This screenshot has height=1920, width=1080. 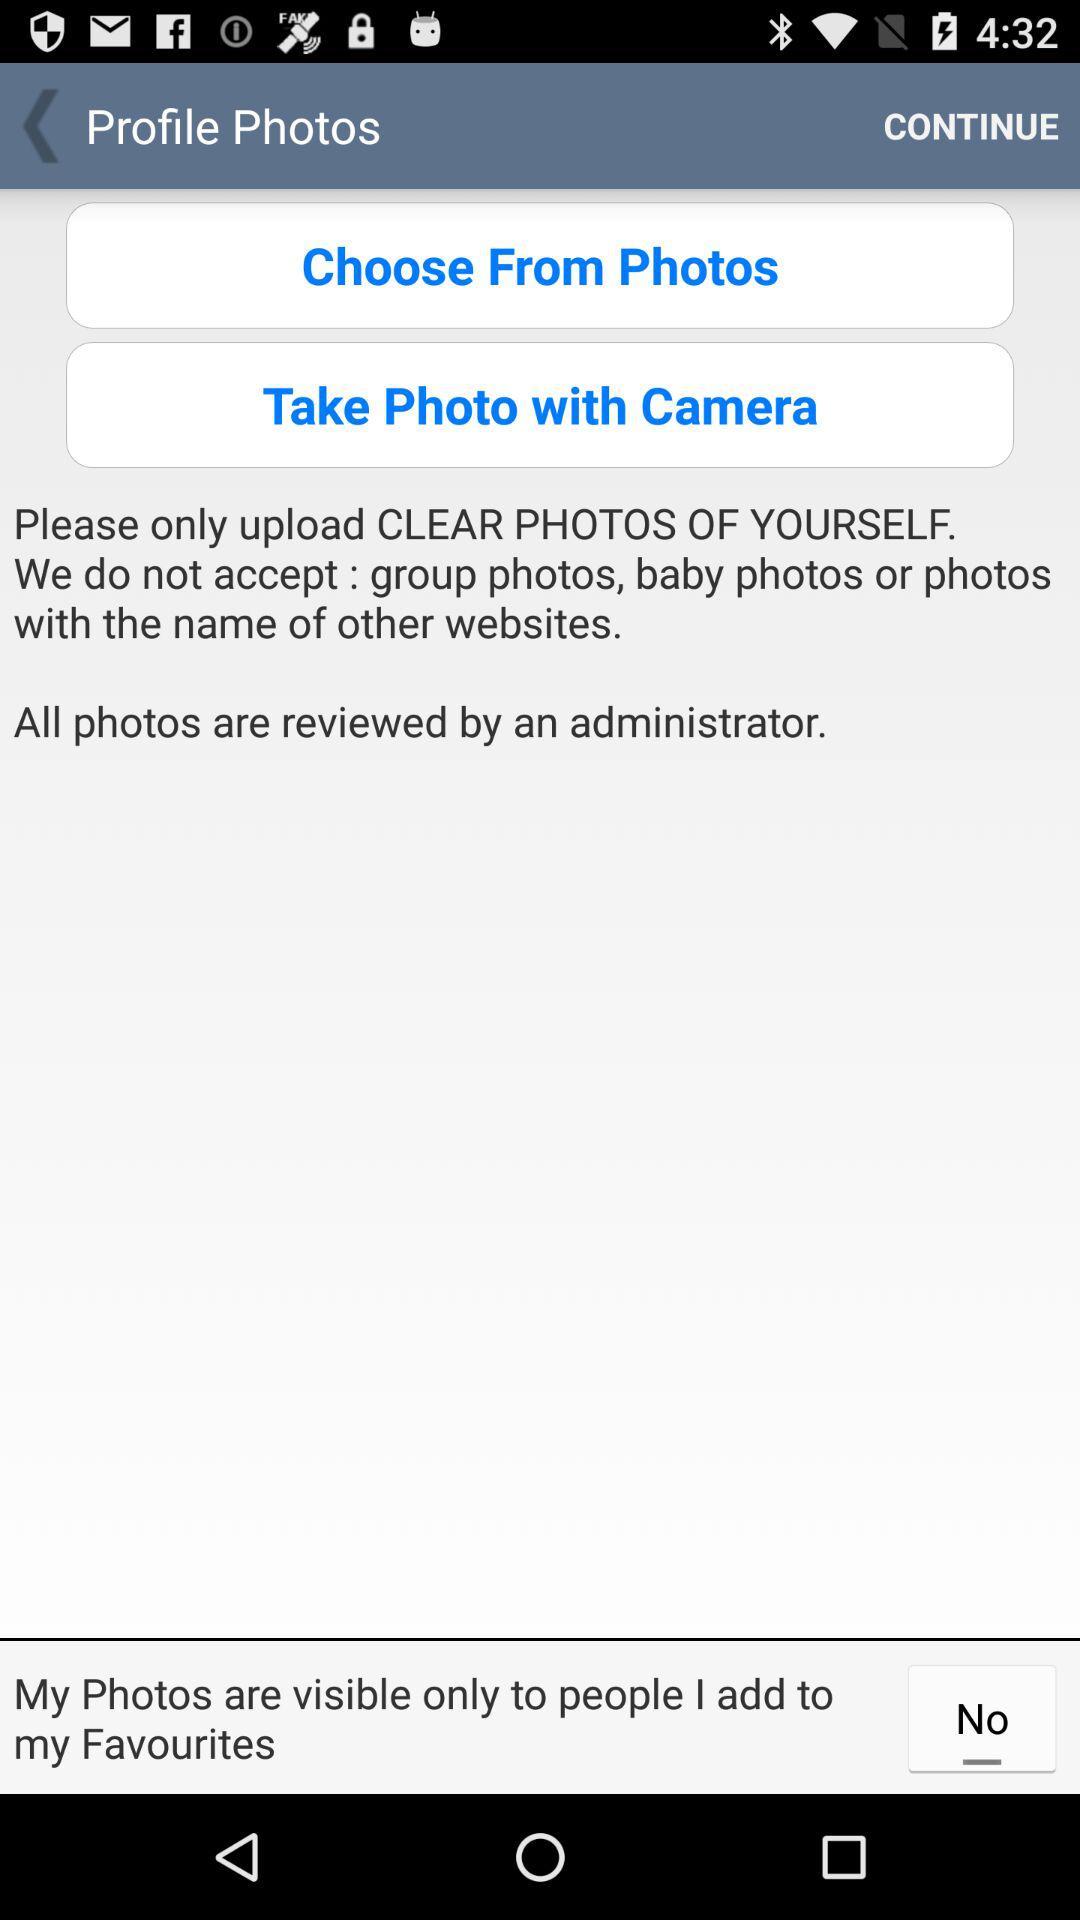 I want to click on the item above choose from photos, so click(x=970, y=124).